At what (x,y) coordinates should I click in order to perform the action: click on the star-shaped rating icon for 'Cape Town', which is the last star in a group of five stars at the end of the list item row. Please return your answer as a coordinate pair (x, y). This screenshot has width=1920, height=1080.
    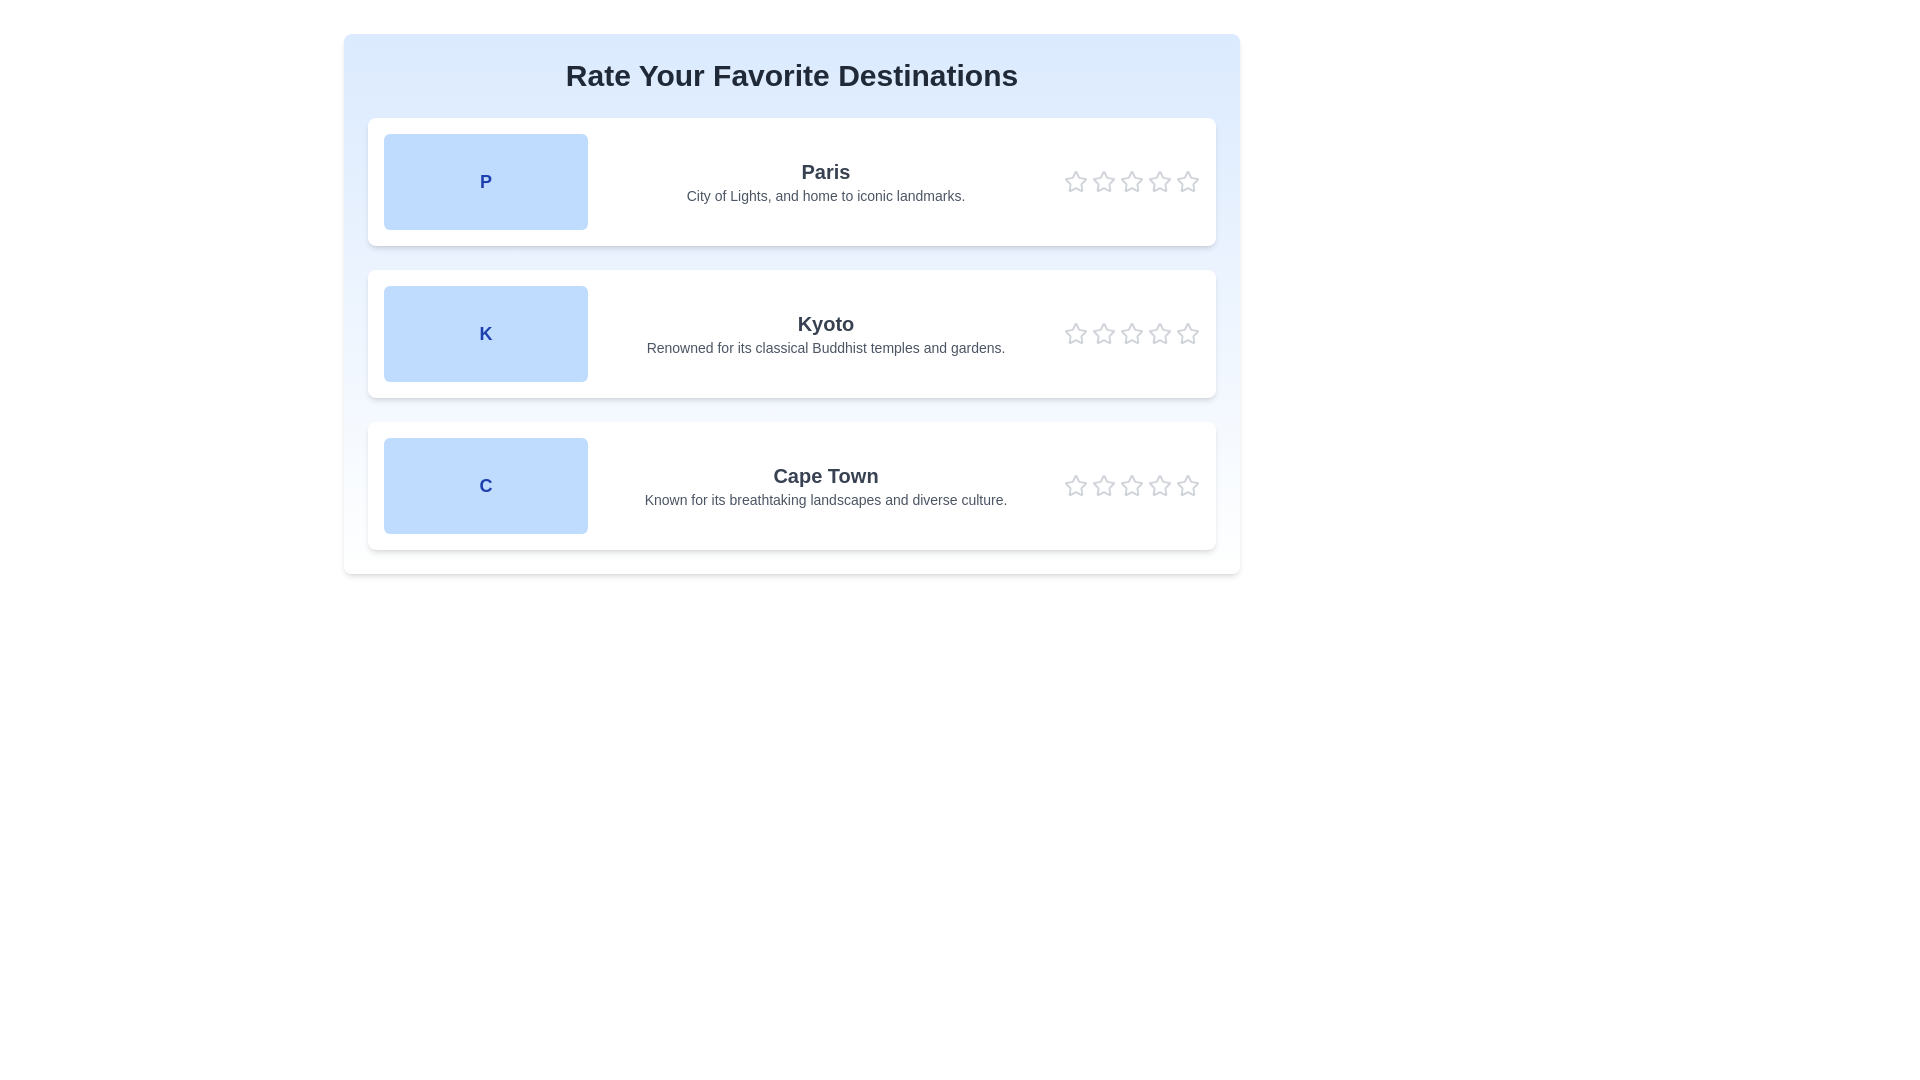
    Looking at the image, I should click on (1188, 485).